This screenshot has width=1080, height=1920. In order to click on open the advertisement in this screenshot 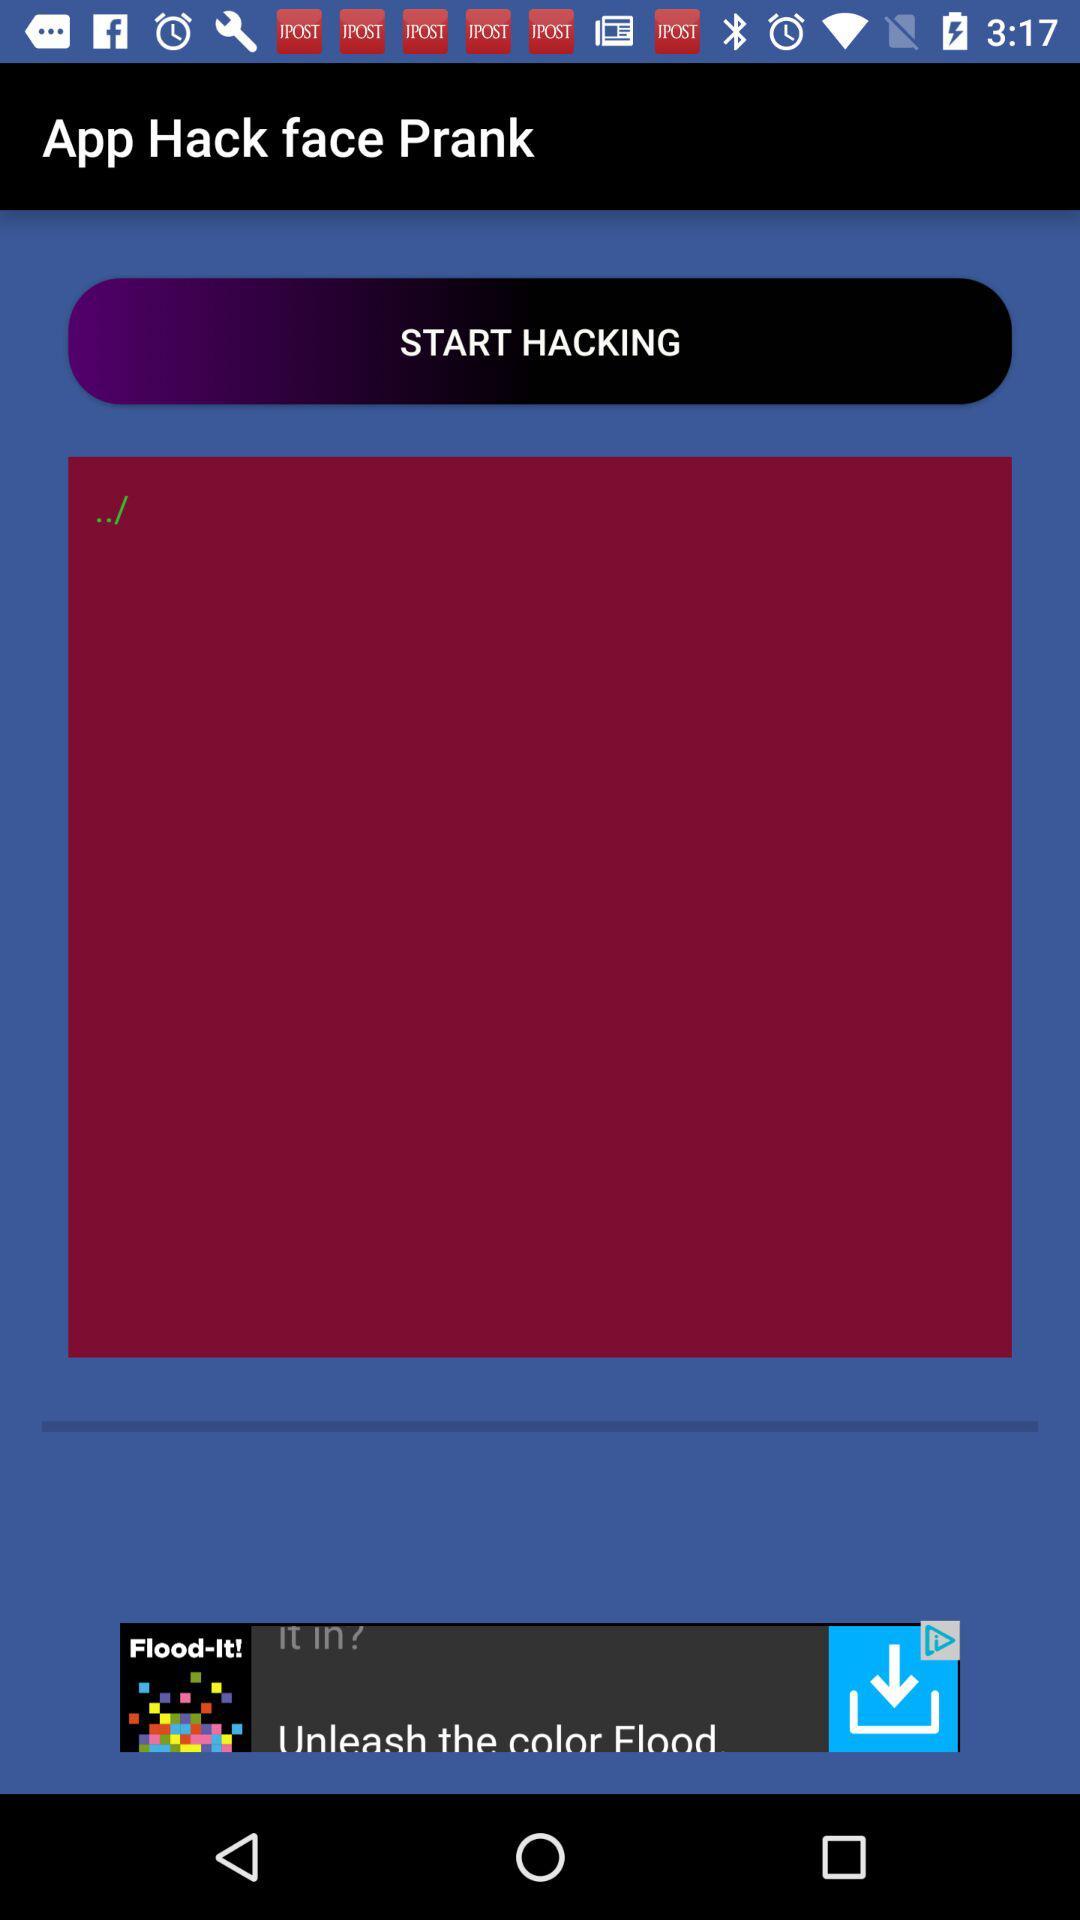, I will do `click(540, 1685)`.